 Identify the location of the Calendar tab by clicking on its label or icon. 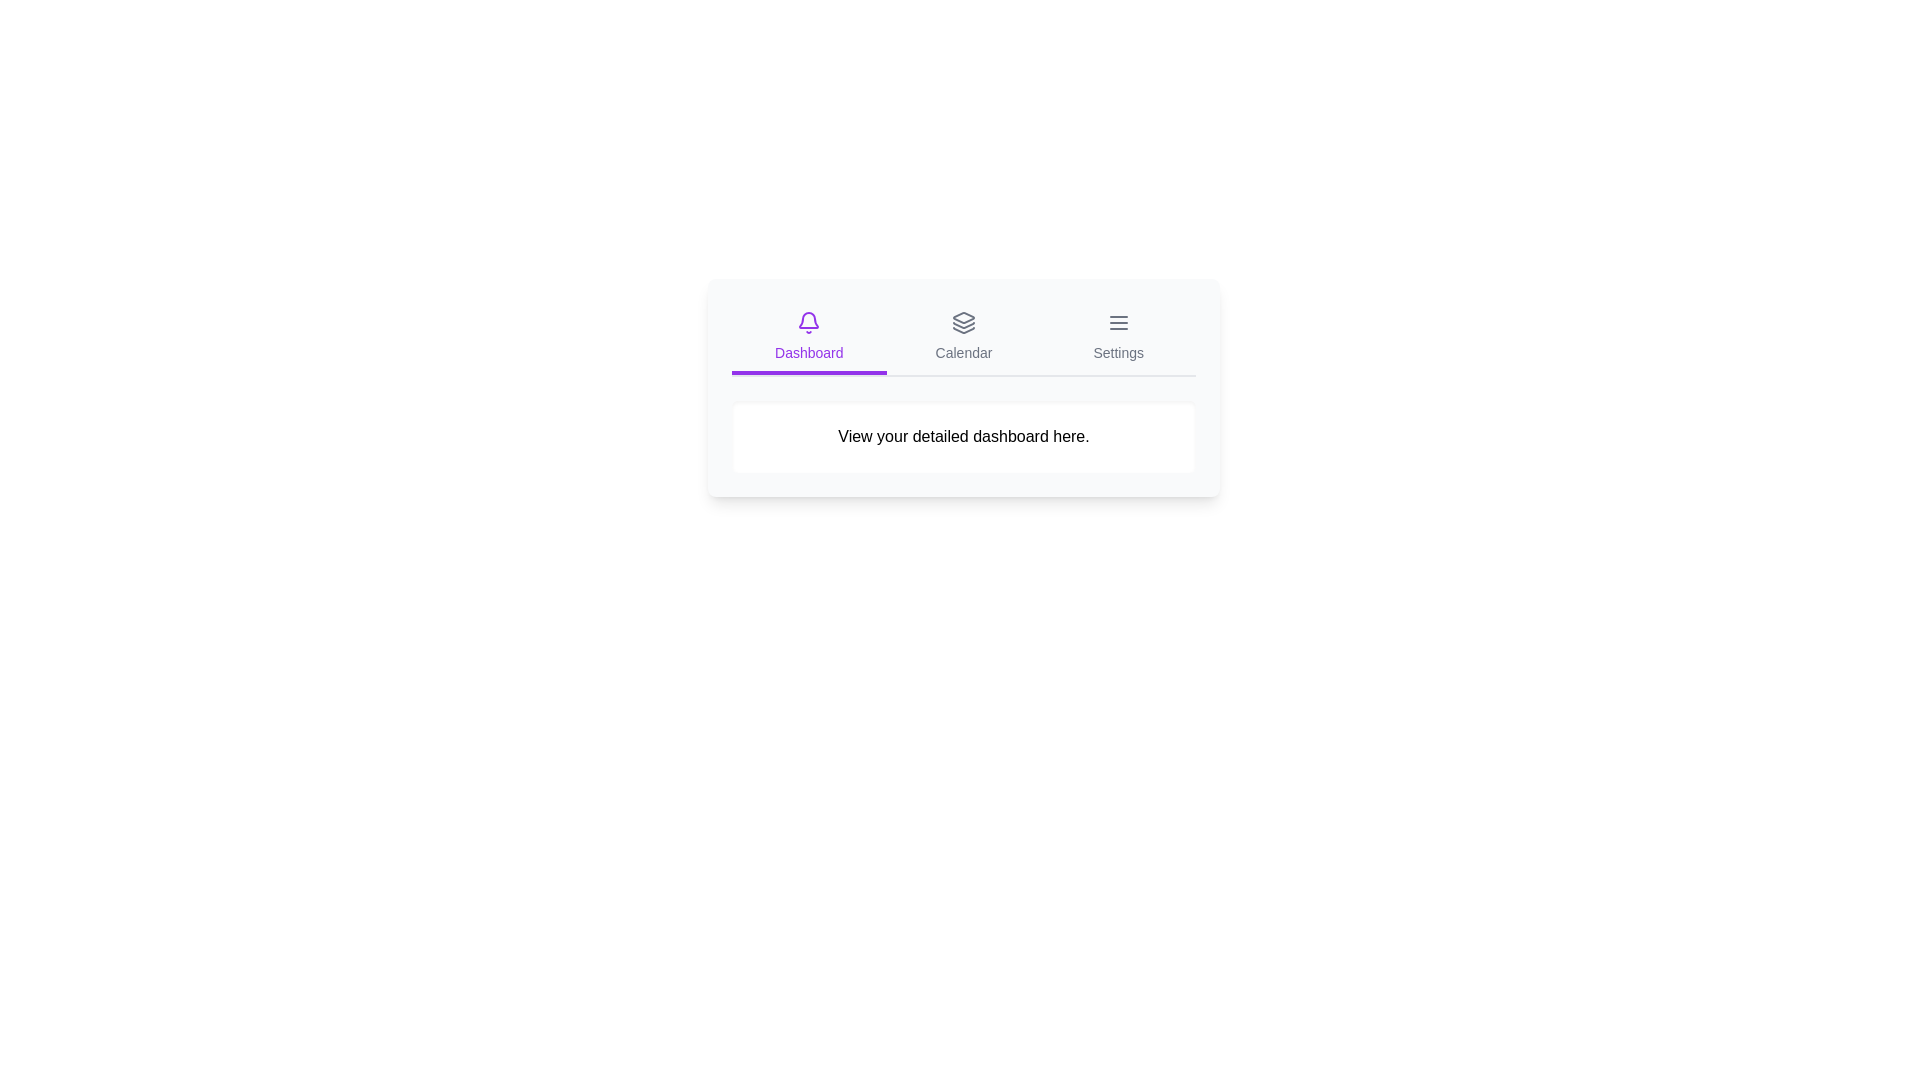
(964, 338).